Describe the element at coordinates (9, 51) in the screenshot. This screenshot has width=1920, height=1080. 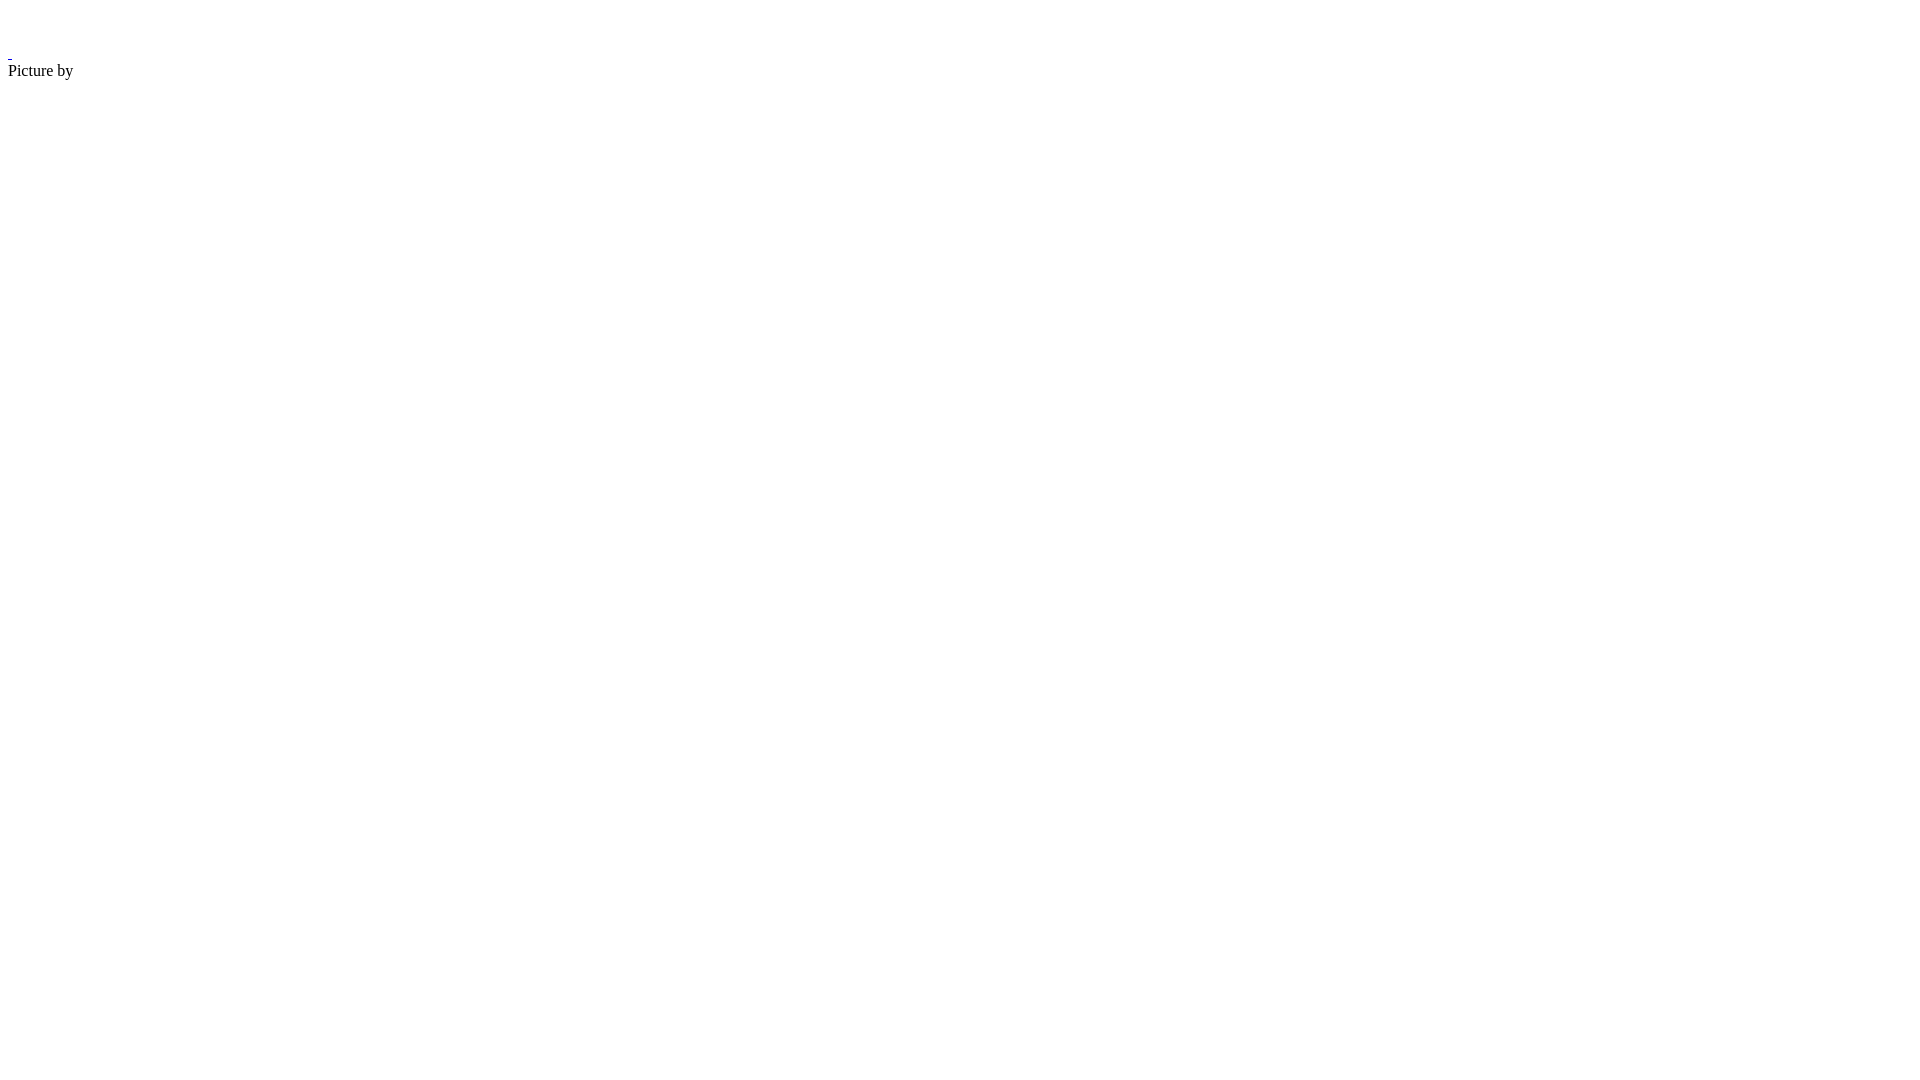
I see `' '` at that location.